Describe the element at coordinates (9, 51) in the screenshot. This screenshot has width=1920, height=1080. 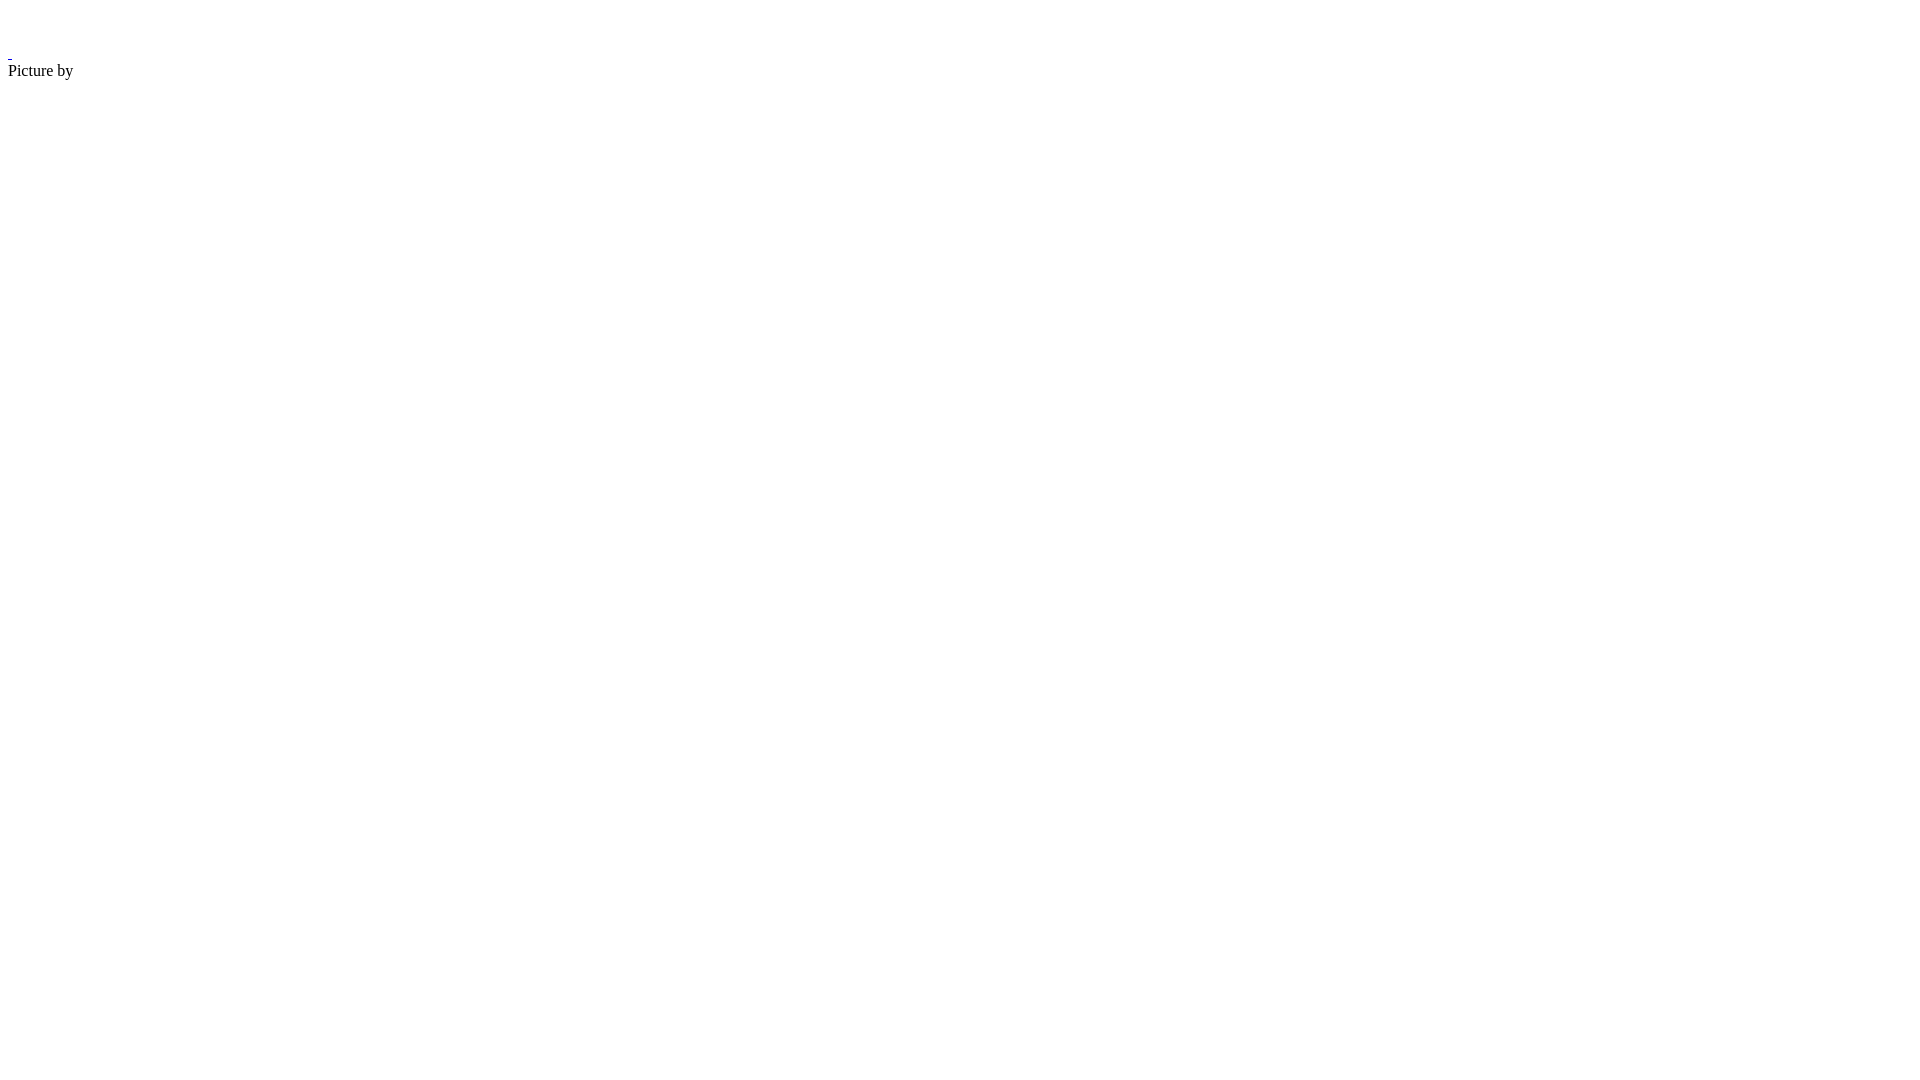
I see `' '` at that location.